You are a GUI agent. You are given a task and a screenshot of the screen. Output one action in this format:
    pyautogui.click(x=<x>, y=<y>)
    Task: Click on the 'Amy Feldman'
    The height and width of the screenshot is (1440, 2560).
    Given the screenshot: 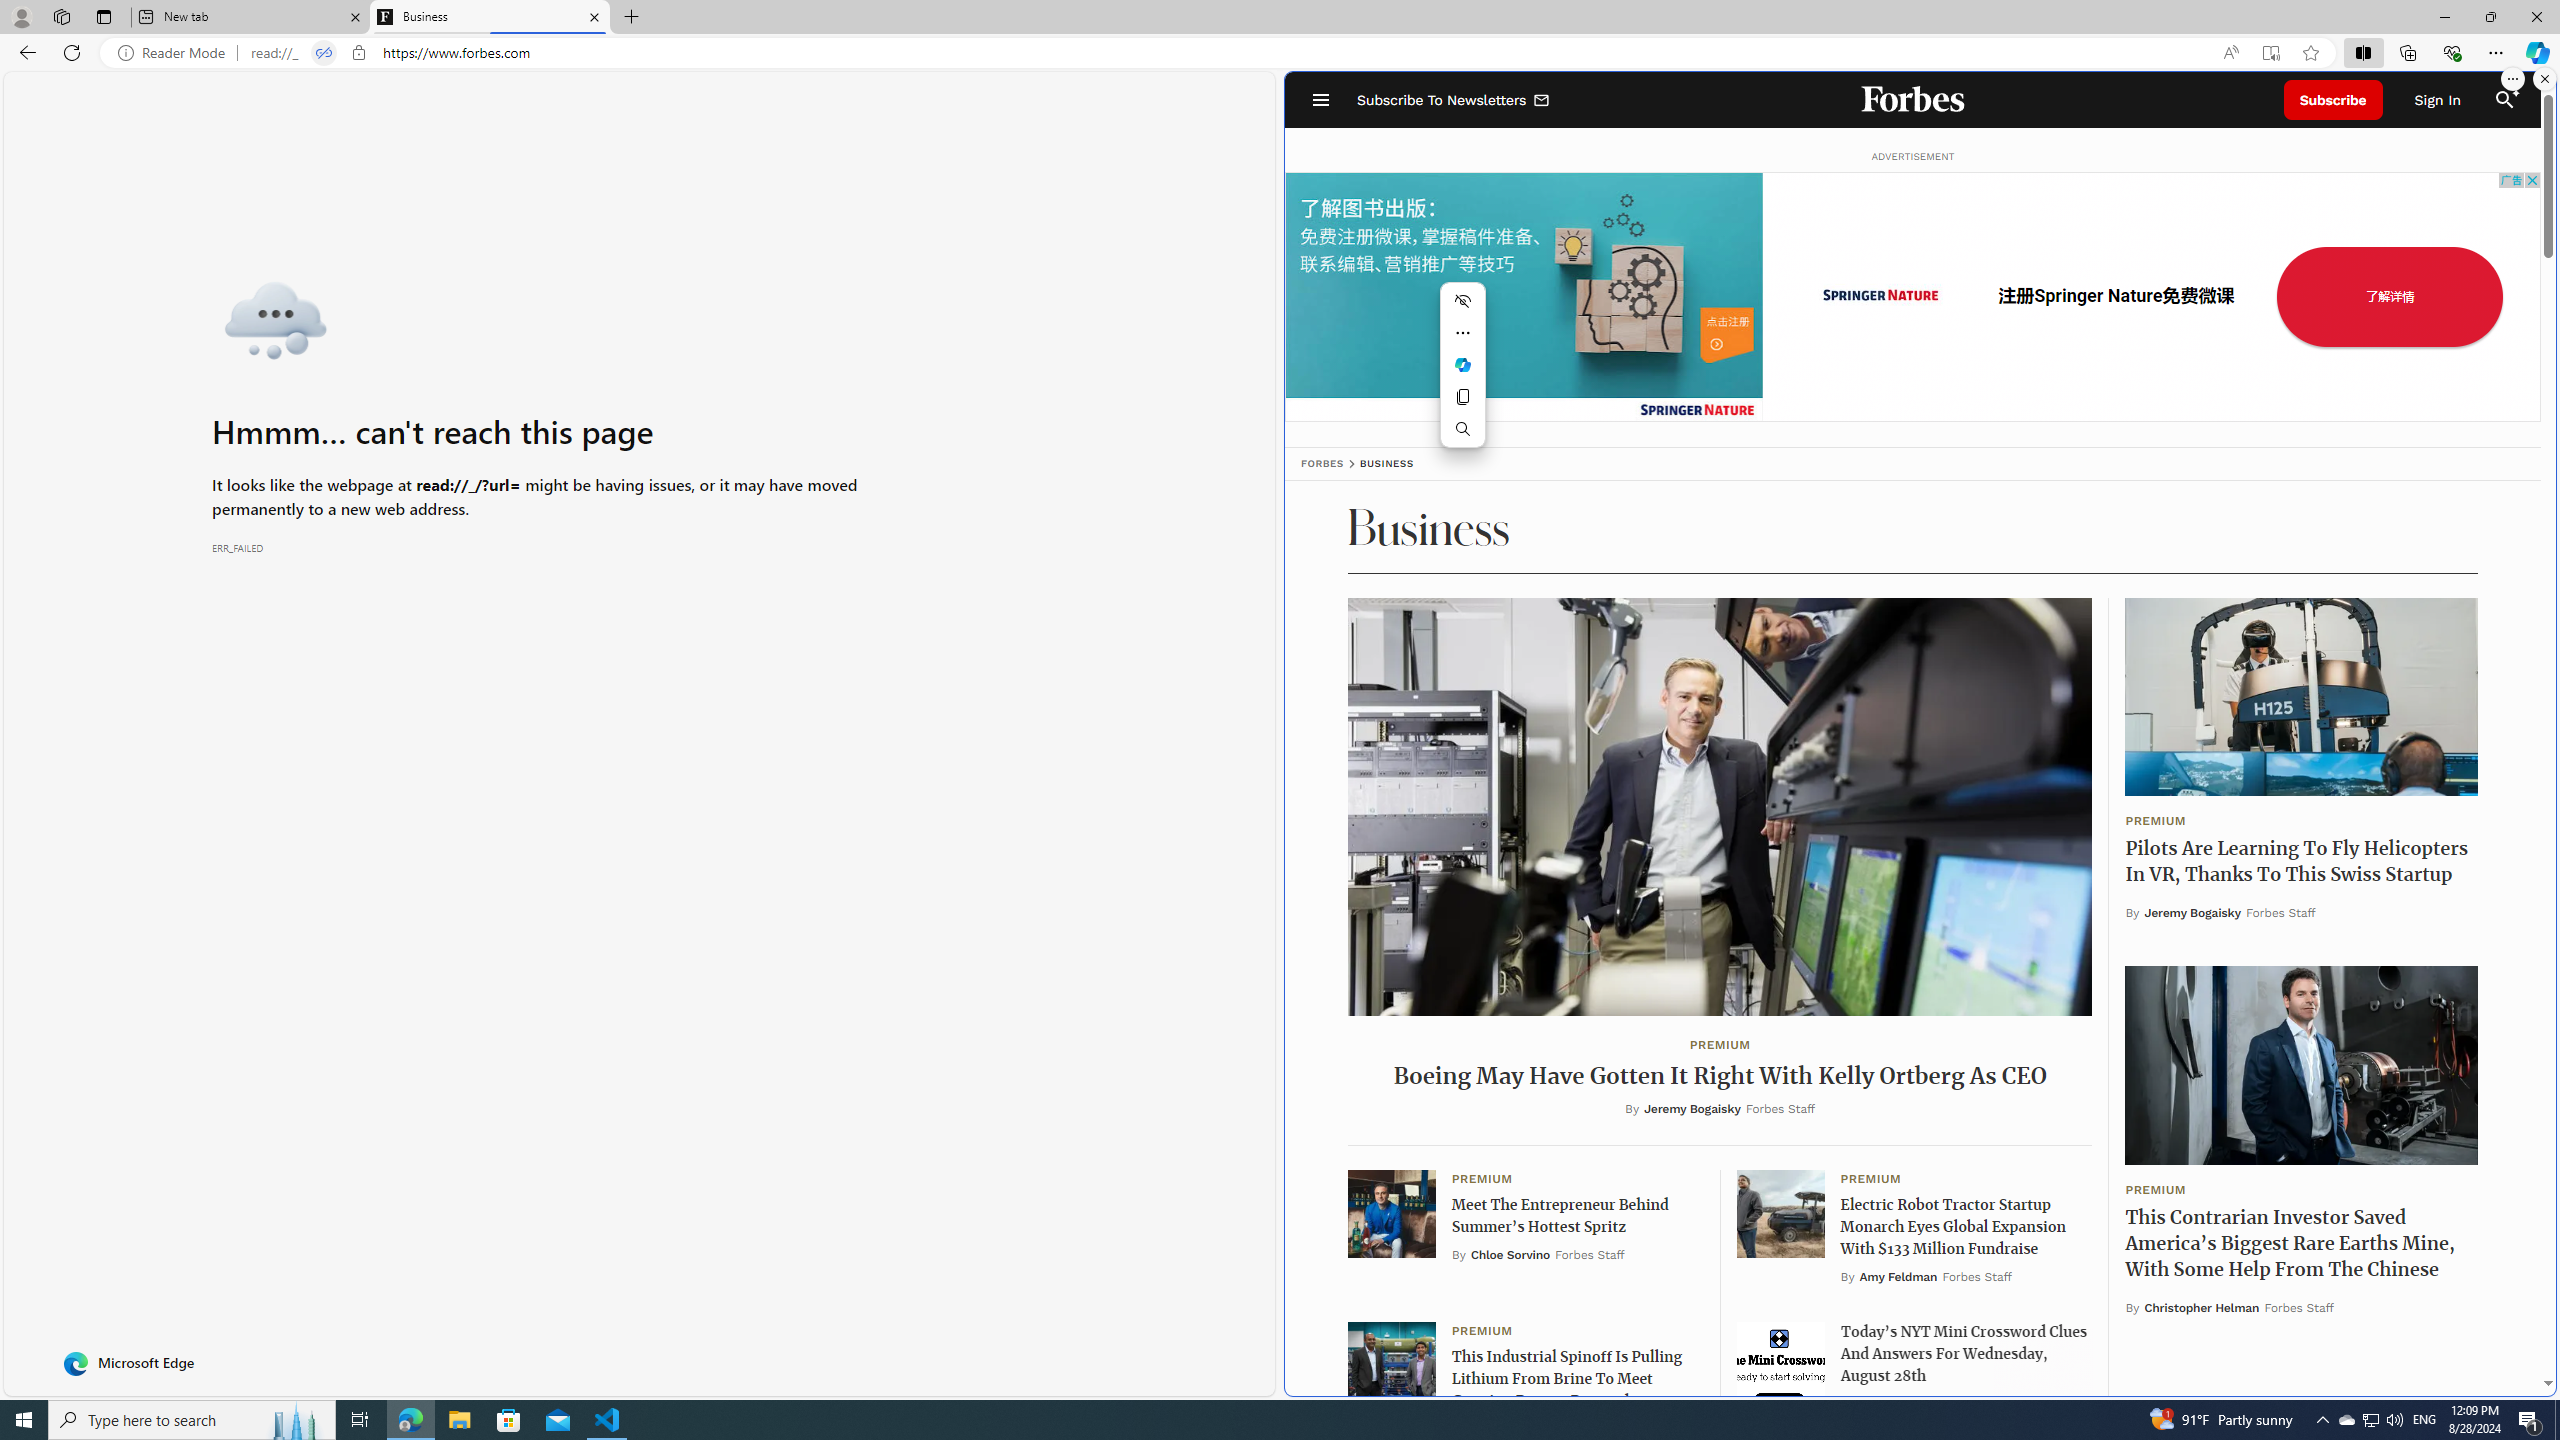 What is the action you would take?
    pyautogui.click(x=1897, y=1276)
    